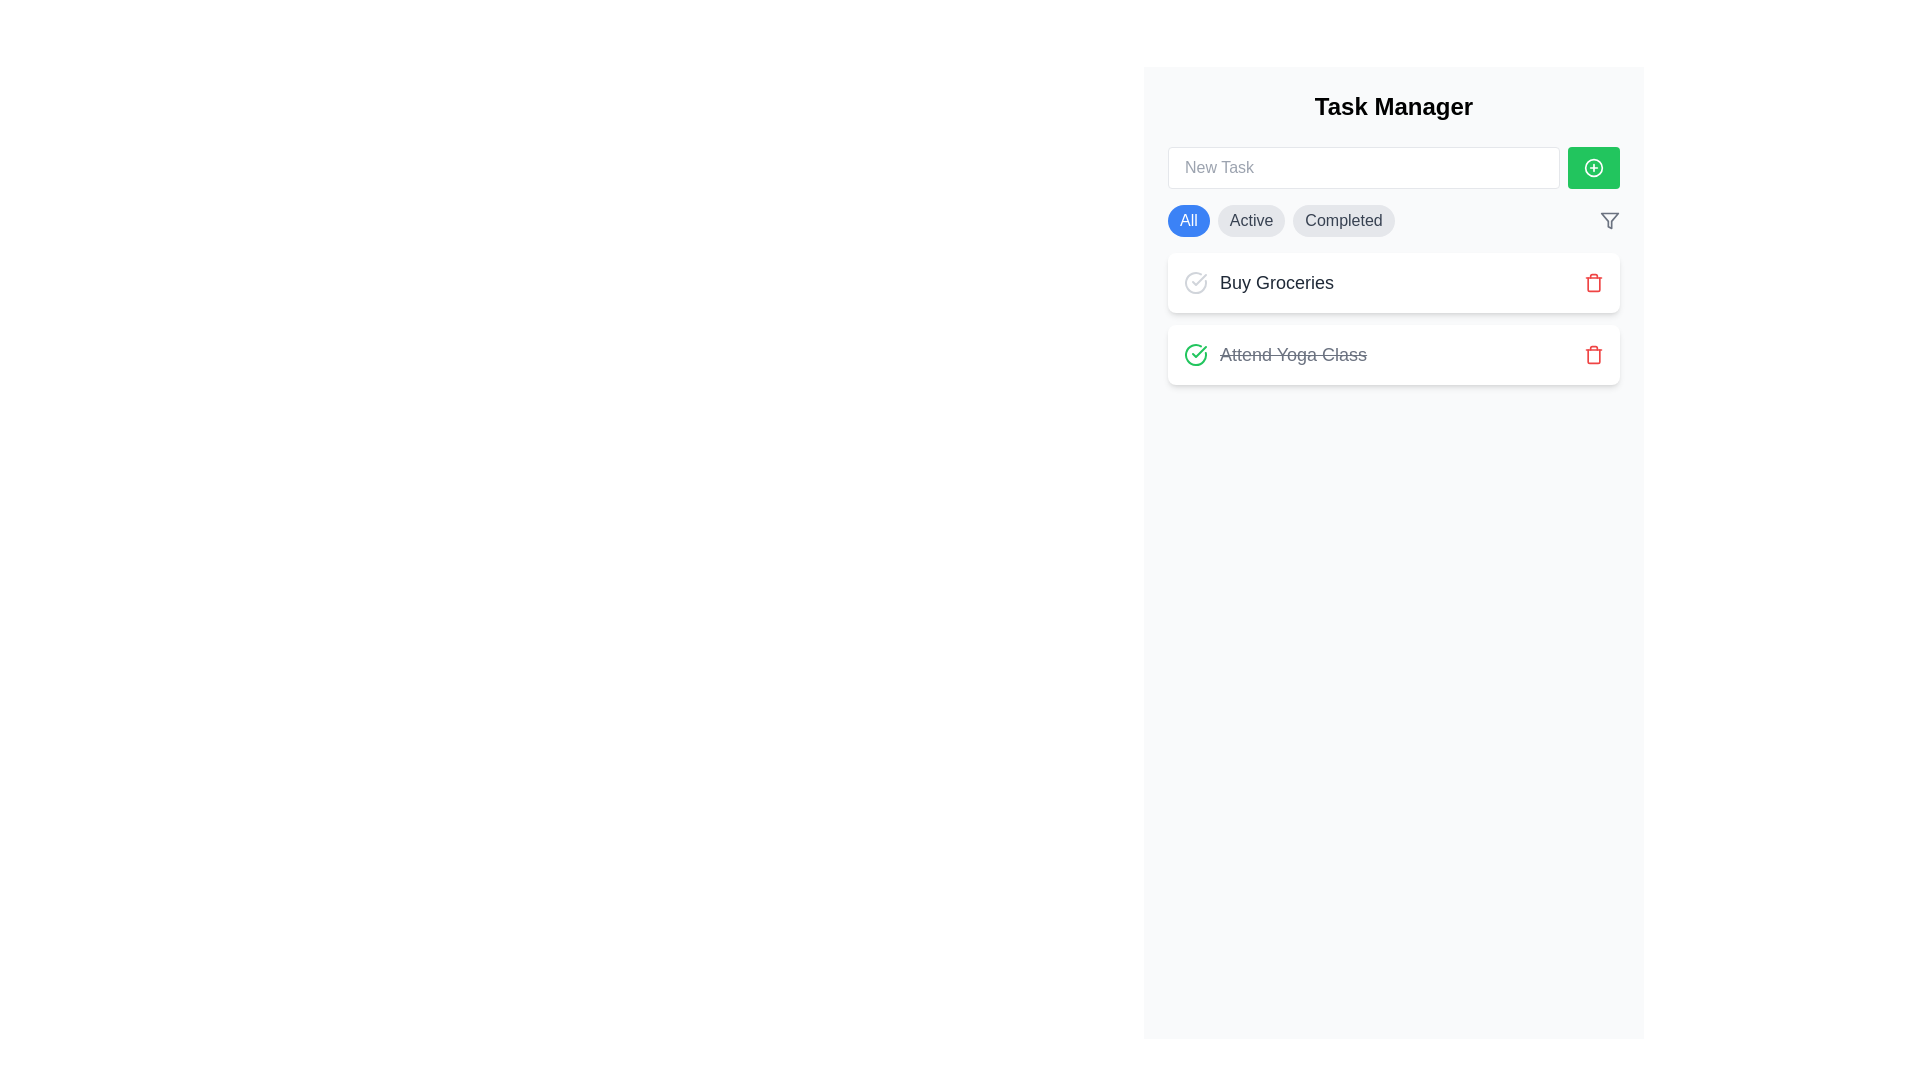  Describe the element at coordinates (1274, 353) in the screenshot. I see `the text 'Attend Yoga Class' with a strikethrough effect in the 'Completed' task list` at that location.